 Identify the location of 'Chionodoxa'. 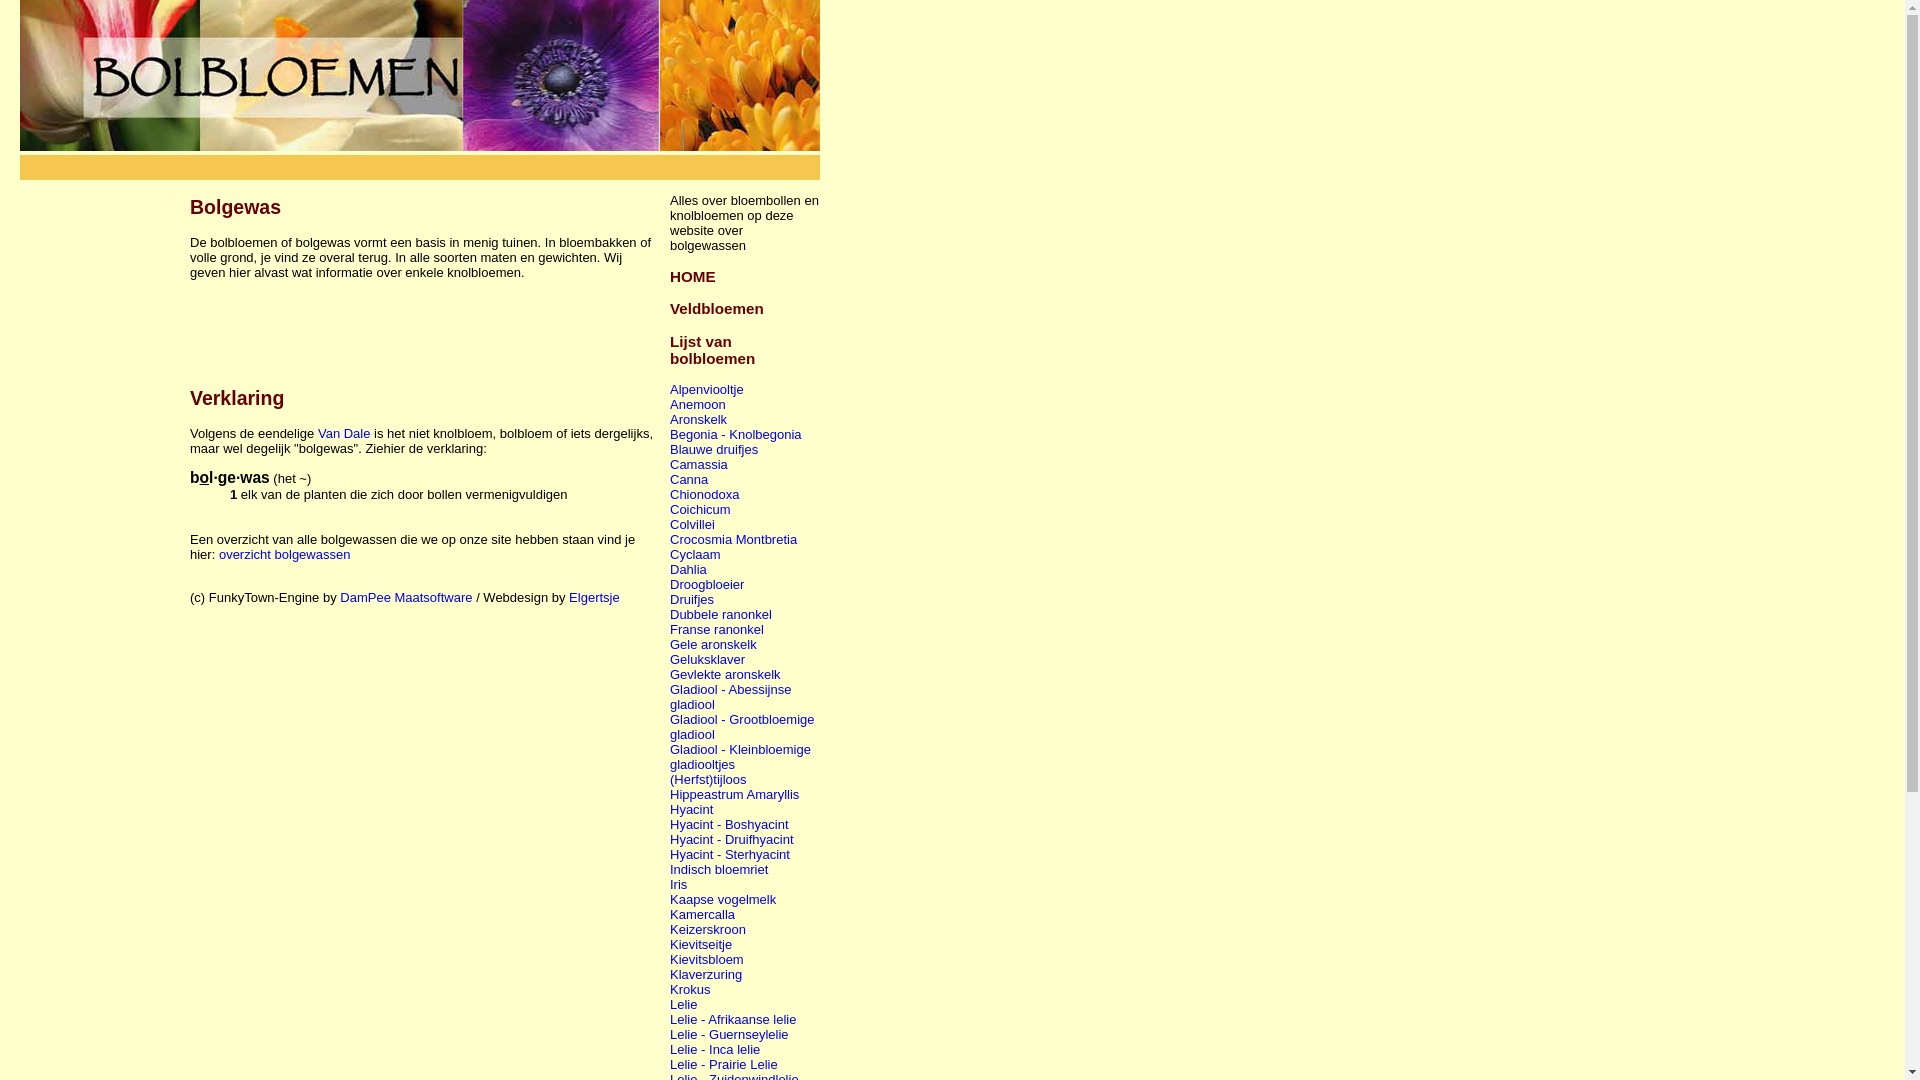
(670, 494).